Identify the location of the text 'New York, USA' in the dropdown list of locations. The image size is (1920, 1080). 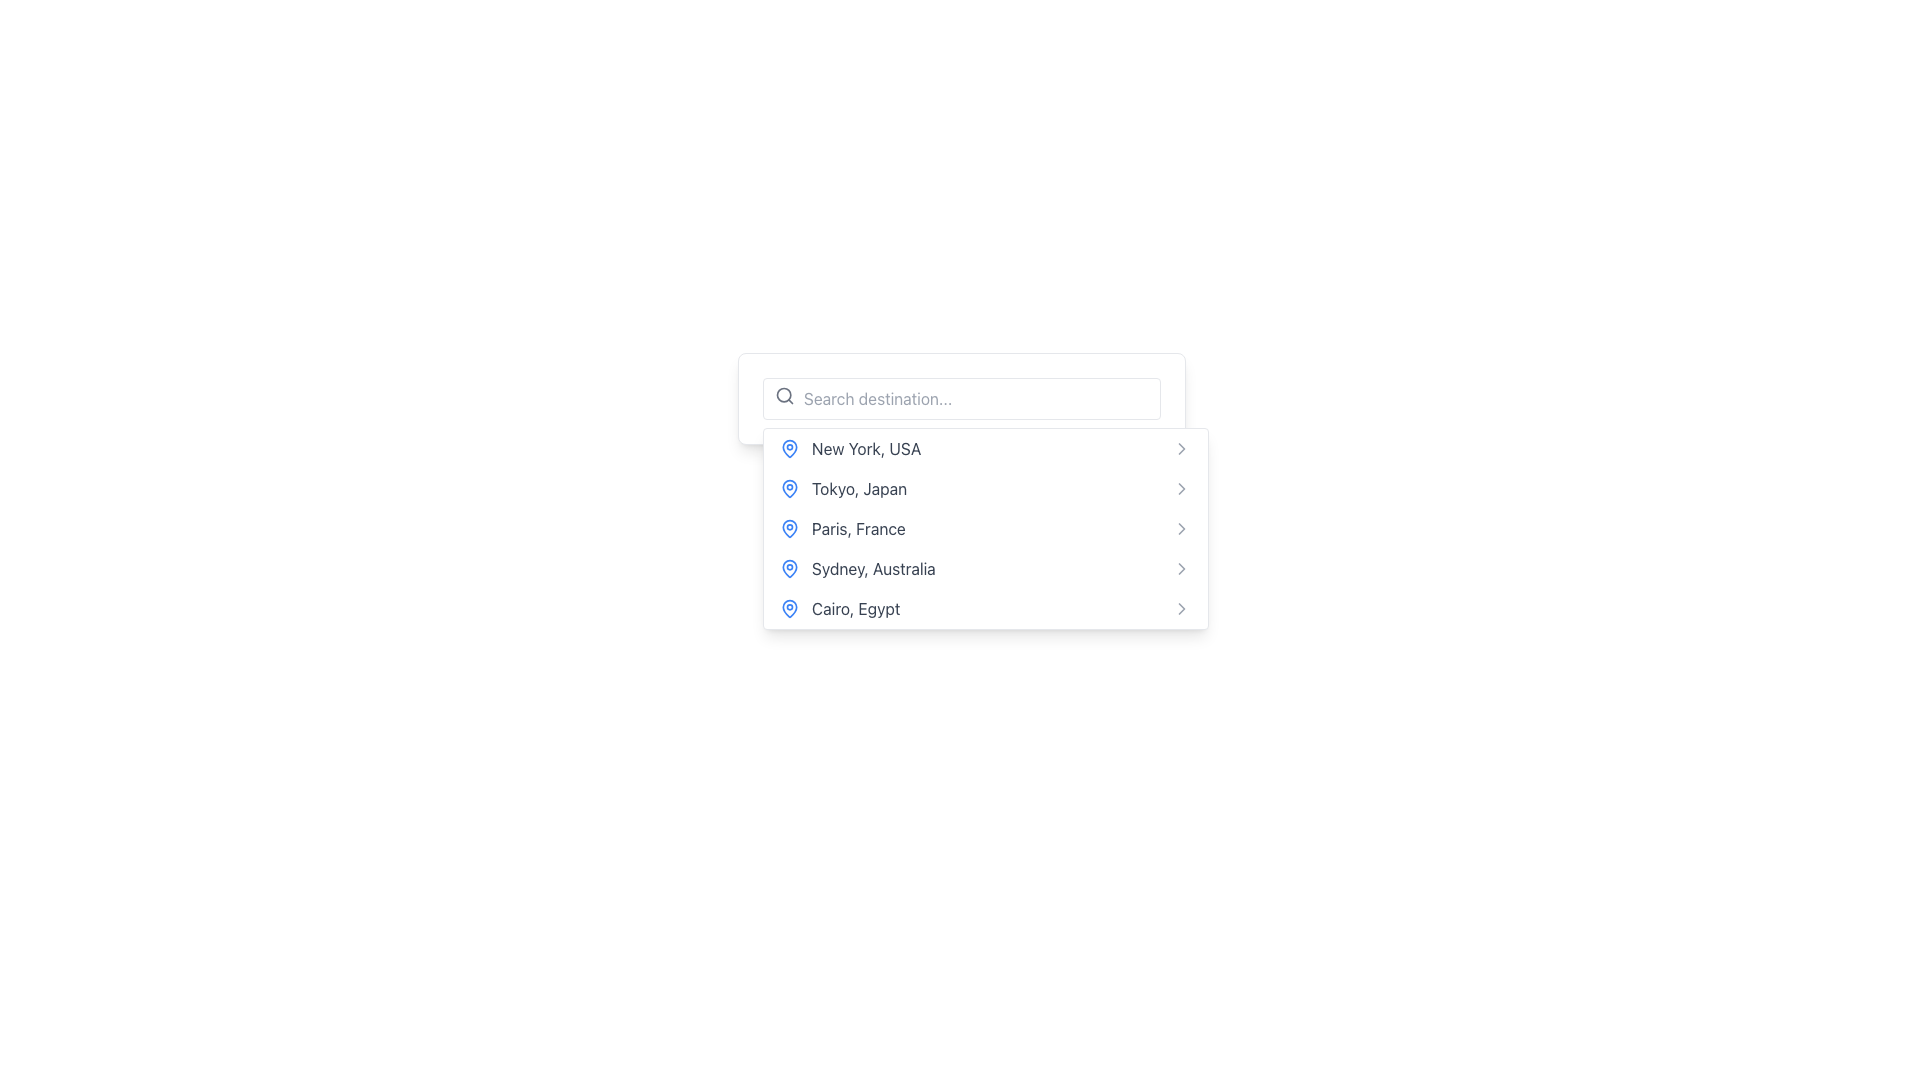
(866, 447).